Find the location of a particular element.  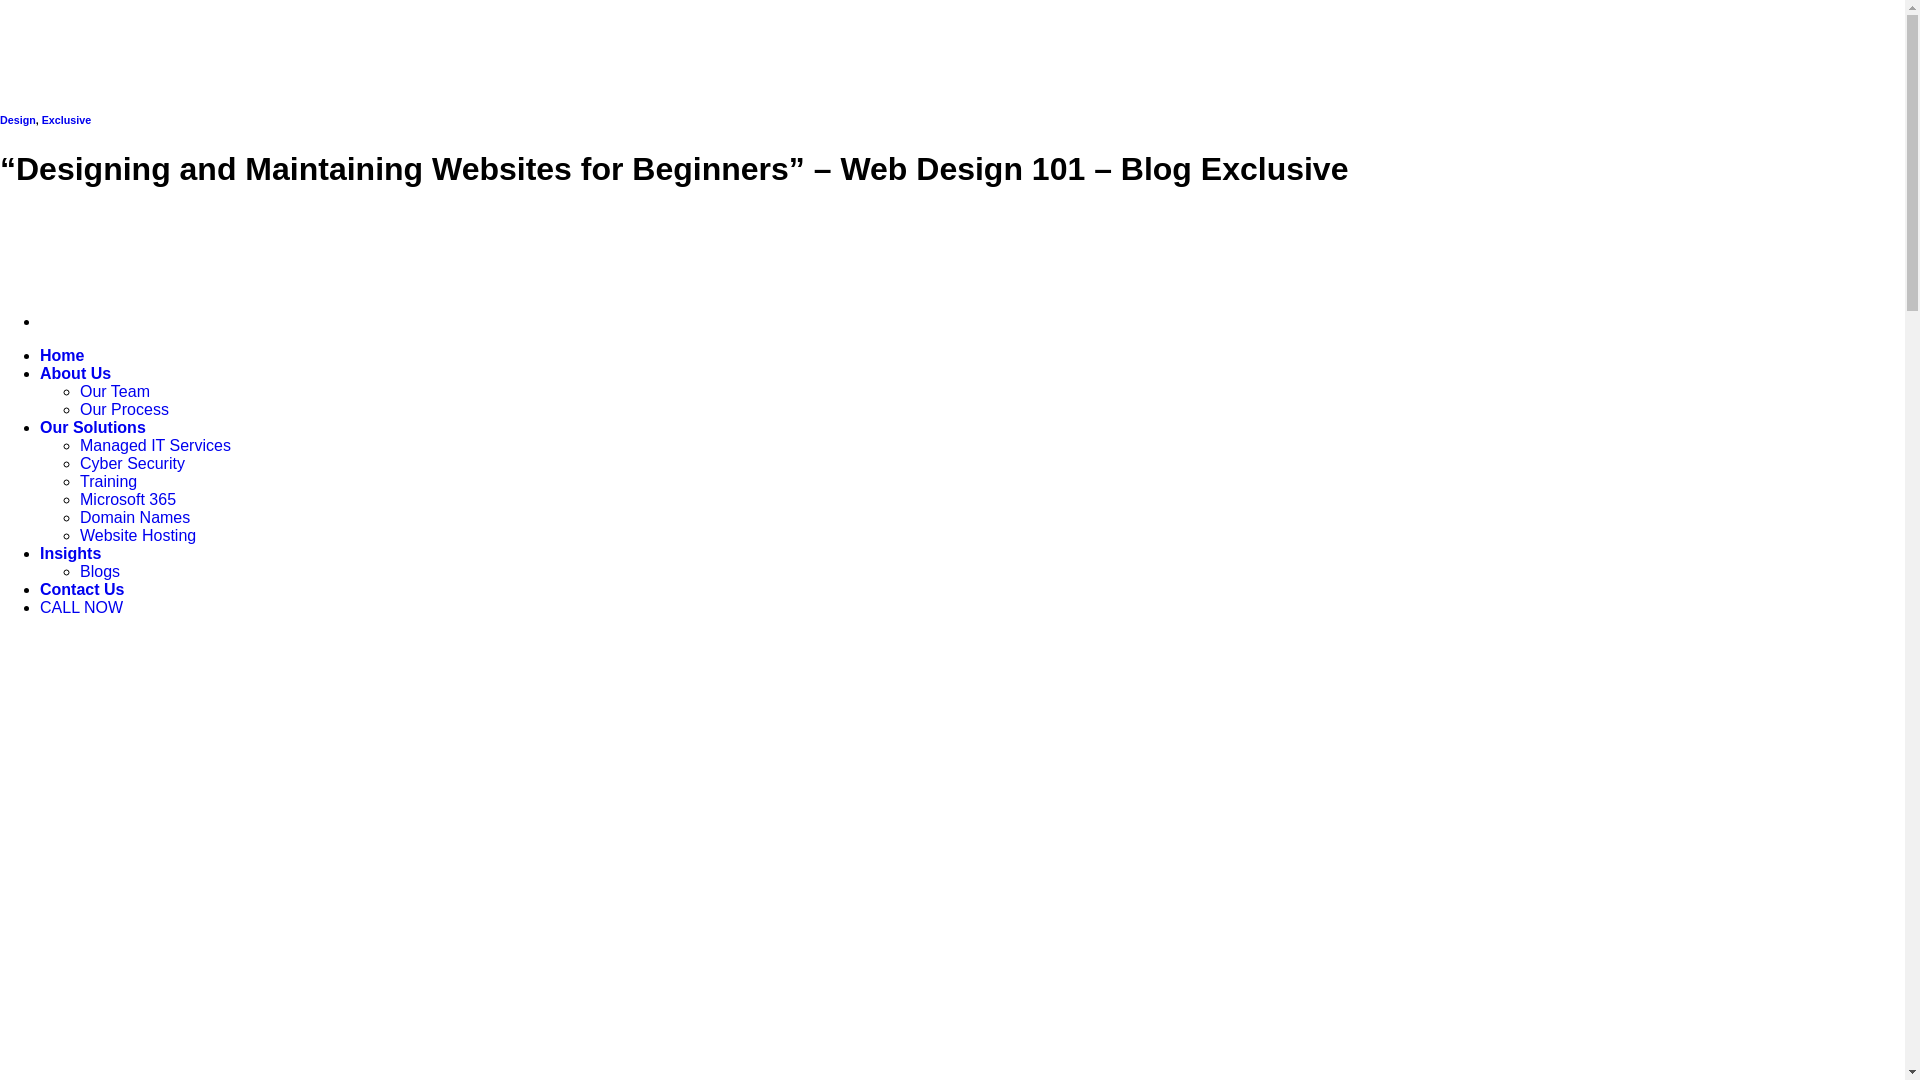

'Domain Names' is located at coordinates (133, 516).